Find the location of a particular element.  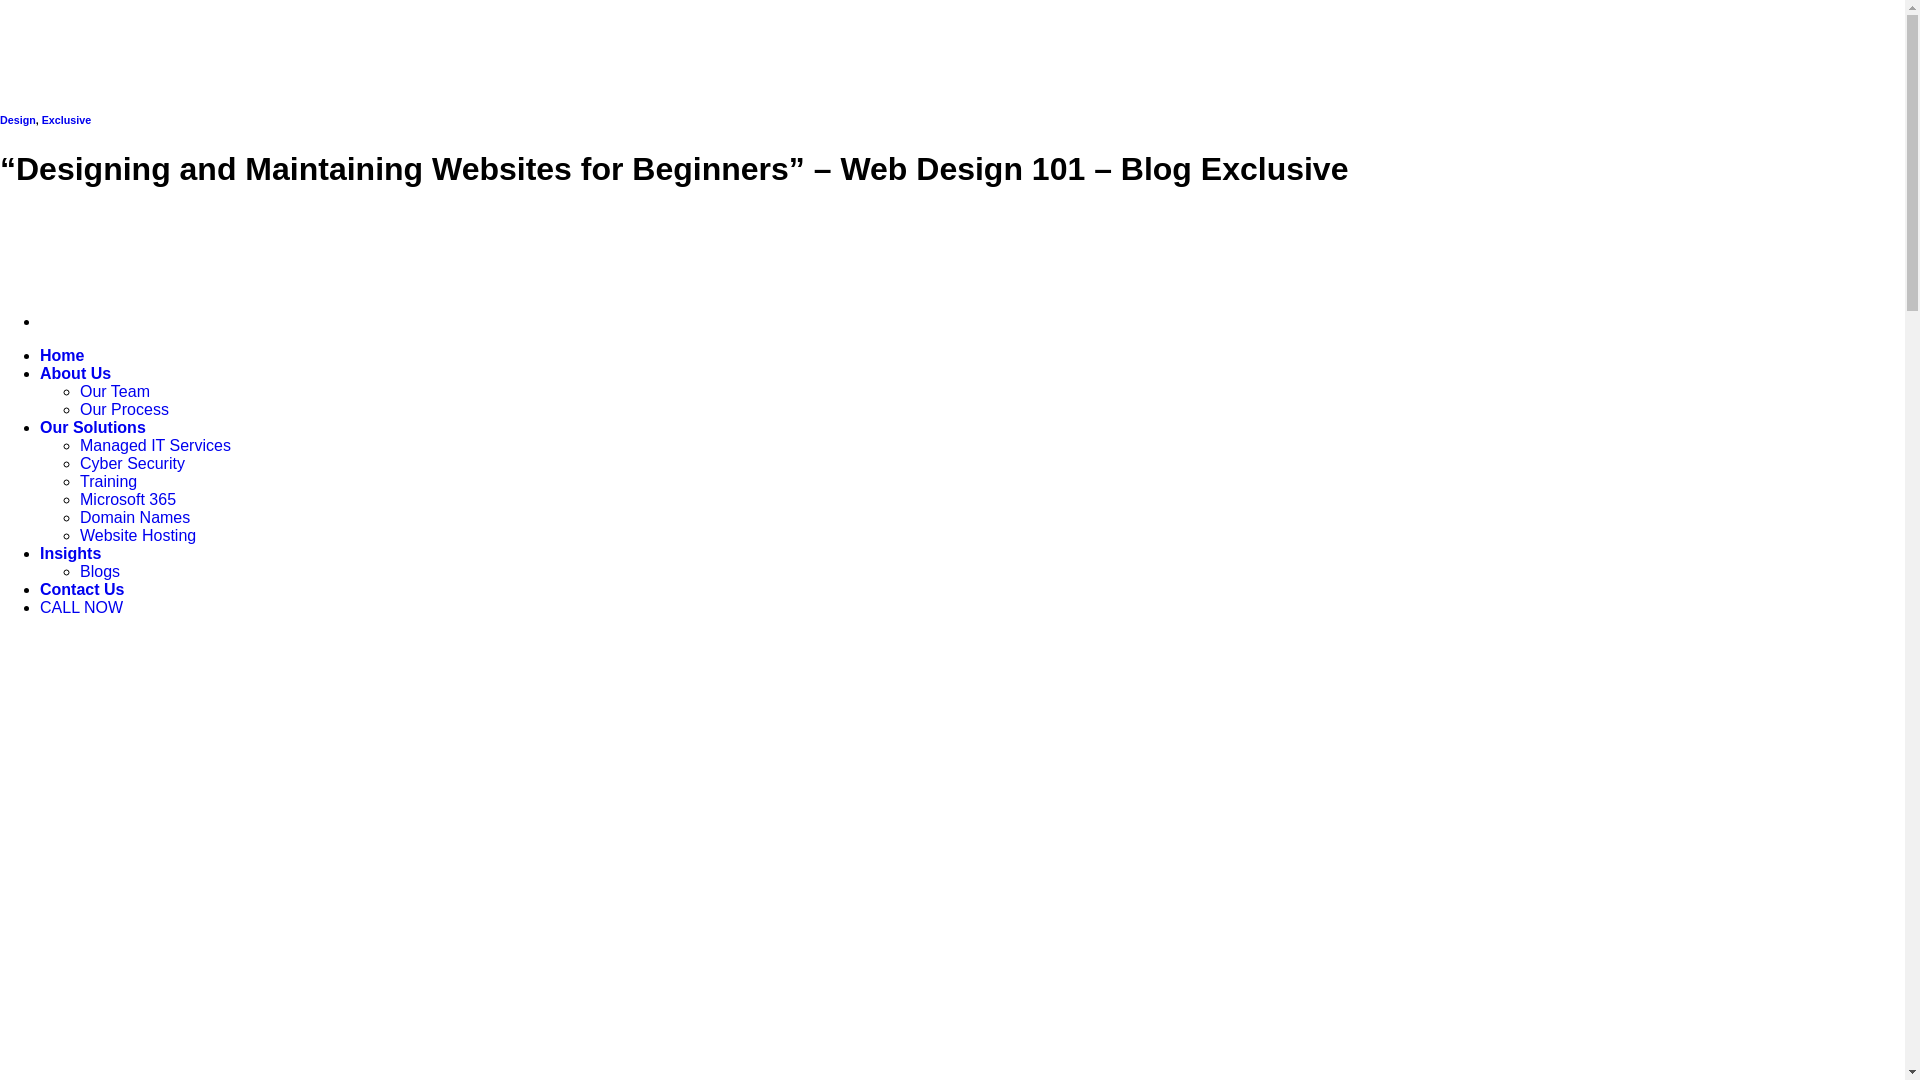

'Domain Names' is located at coordinates (133, 516).